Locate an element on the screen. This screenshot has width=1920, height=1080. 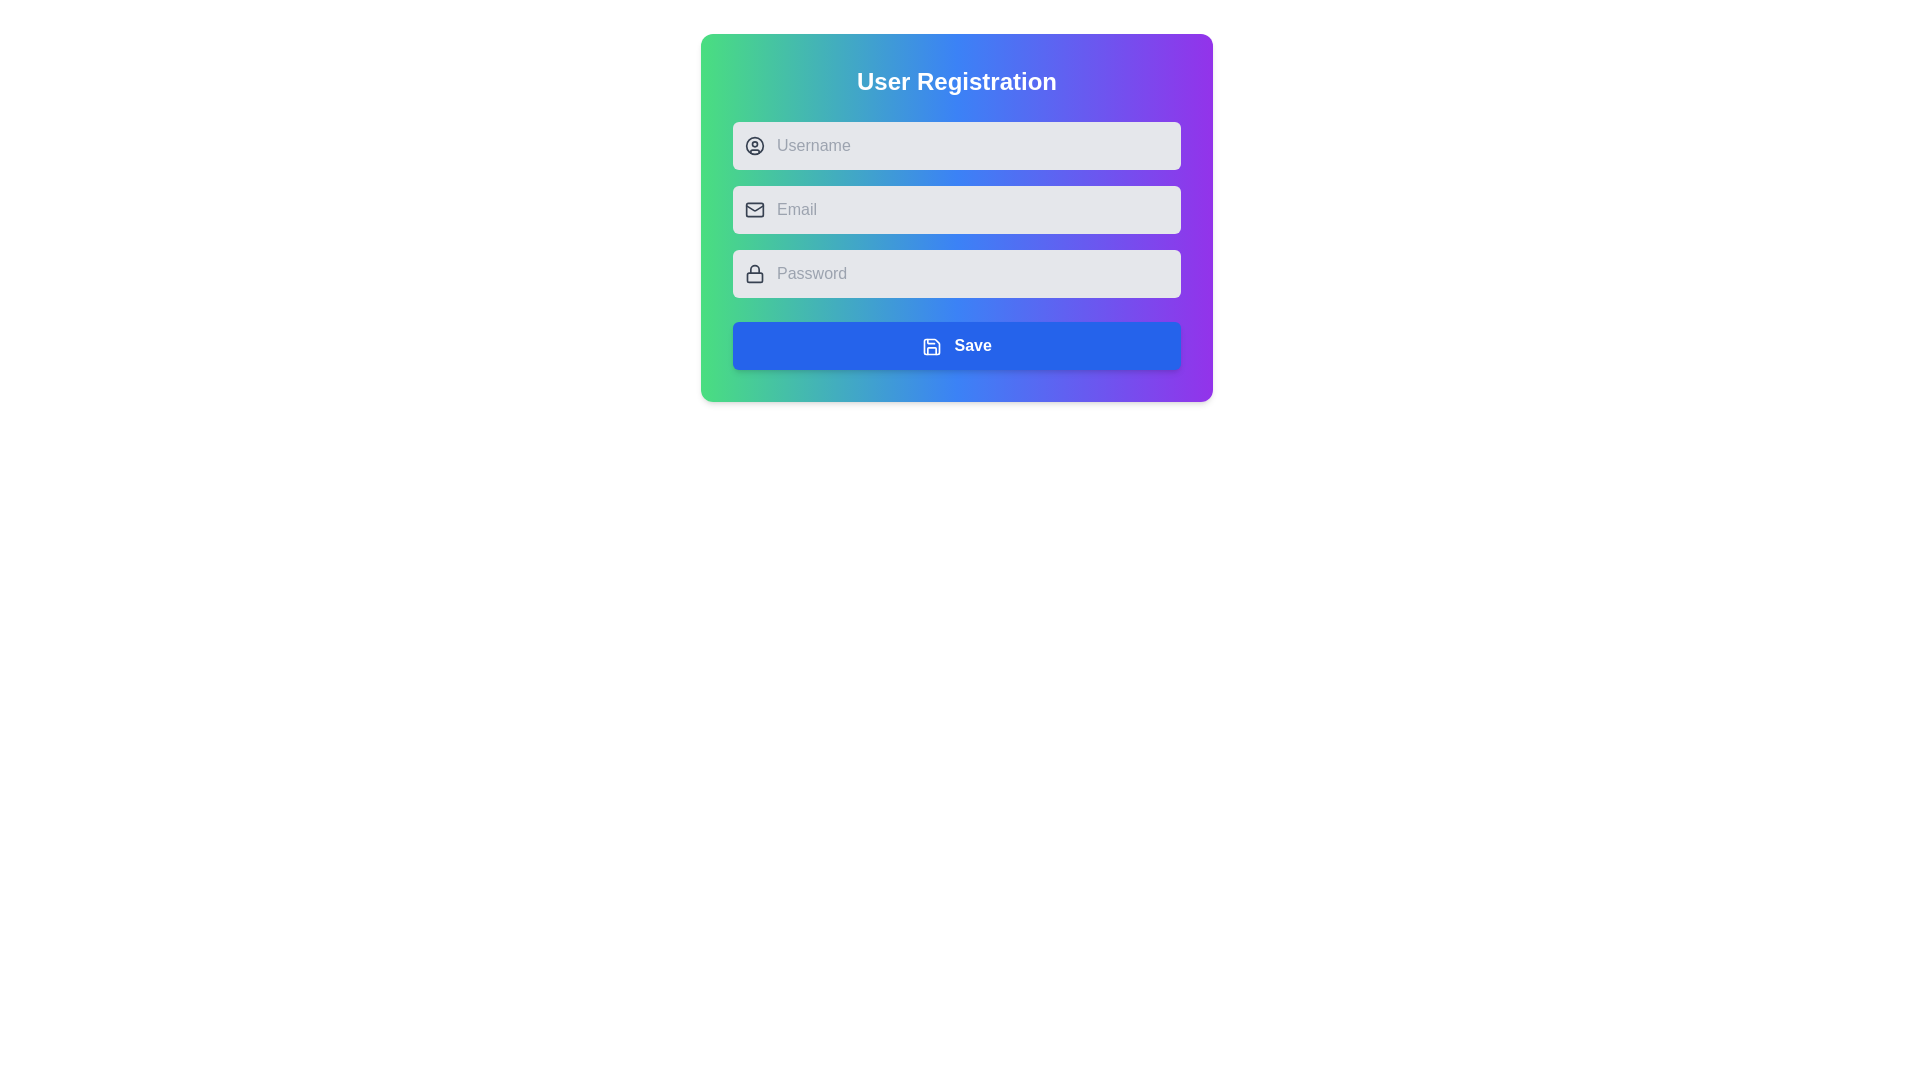
the email envelope icon located inside the email input field adjacent to the 'Email' label is located at coordinates (753, 209).